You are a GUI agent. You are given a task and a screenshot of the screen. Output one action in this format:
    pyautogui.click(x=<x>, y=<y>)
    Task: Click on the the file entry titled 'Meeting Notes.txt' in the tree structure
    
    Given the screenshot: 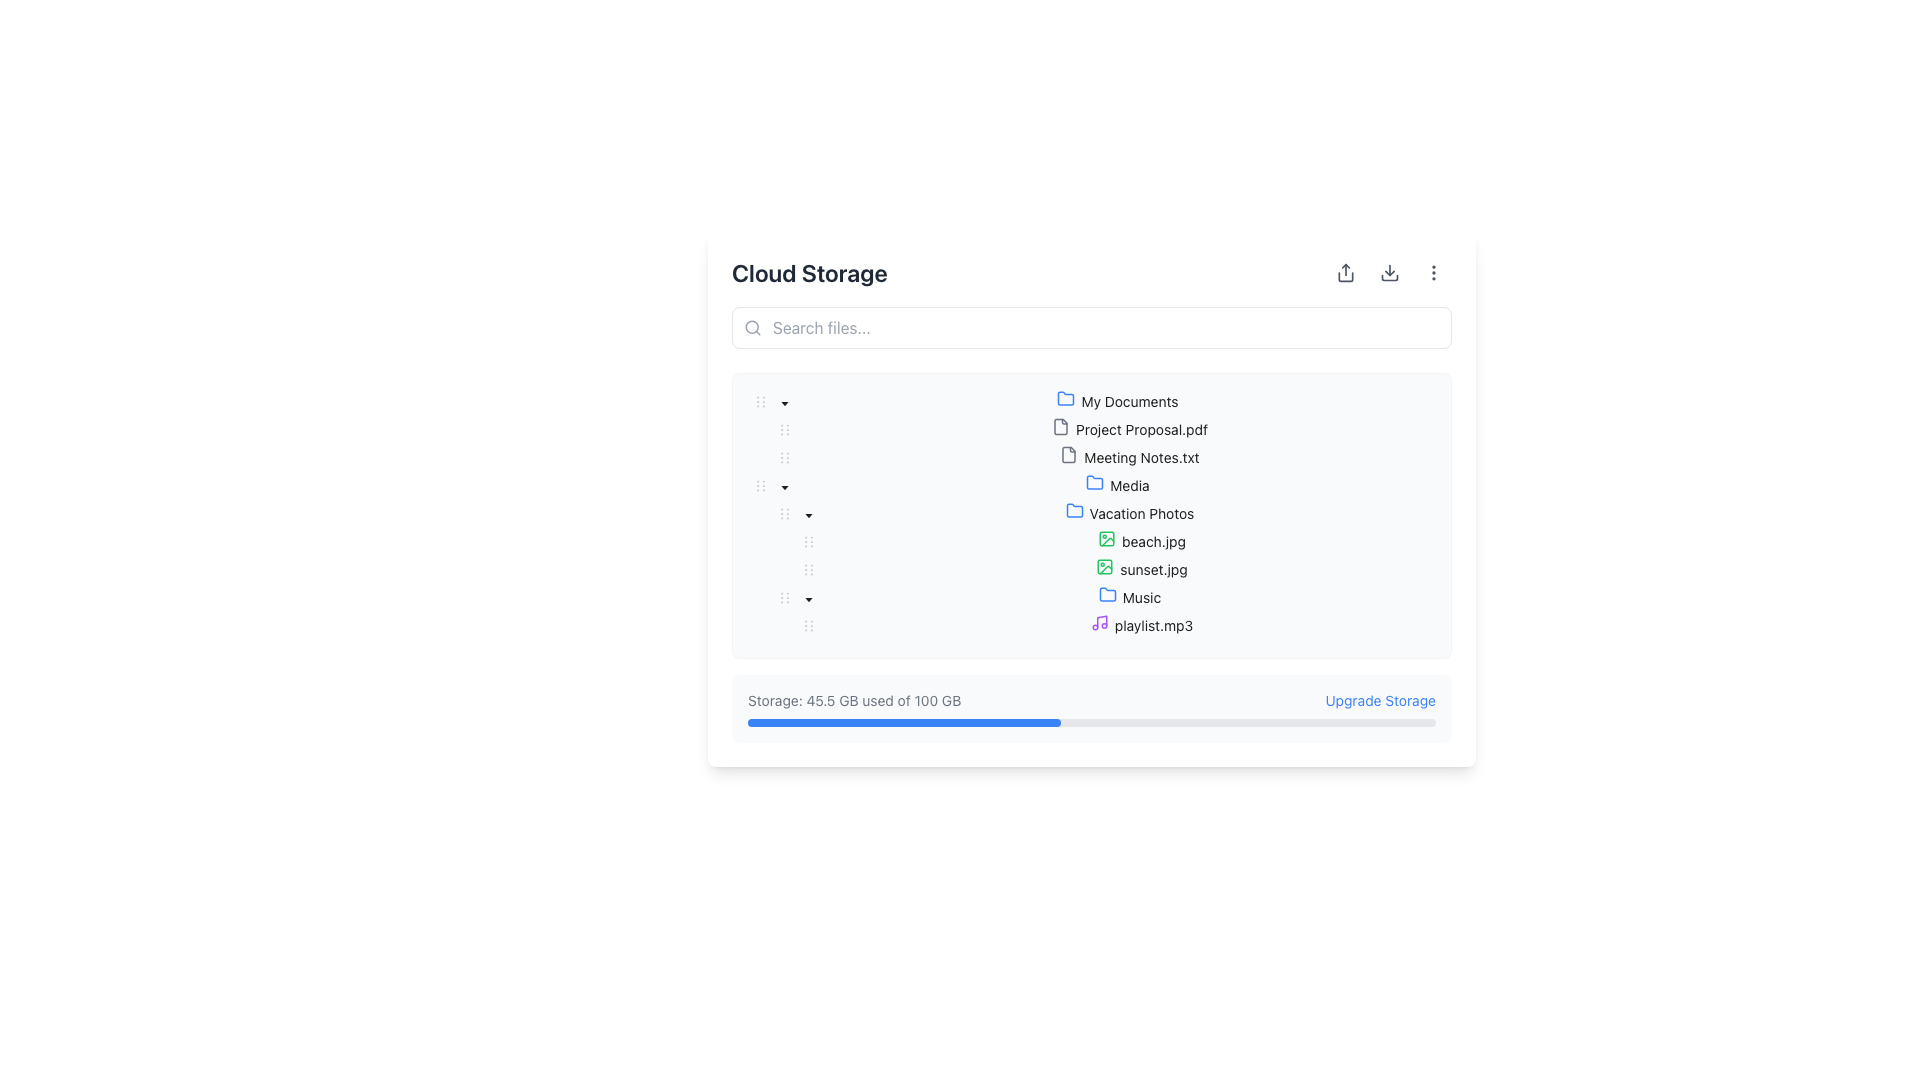 What is the action you would take?
    pyautogui.click(x=1090, y=458)
    